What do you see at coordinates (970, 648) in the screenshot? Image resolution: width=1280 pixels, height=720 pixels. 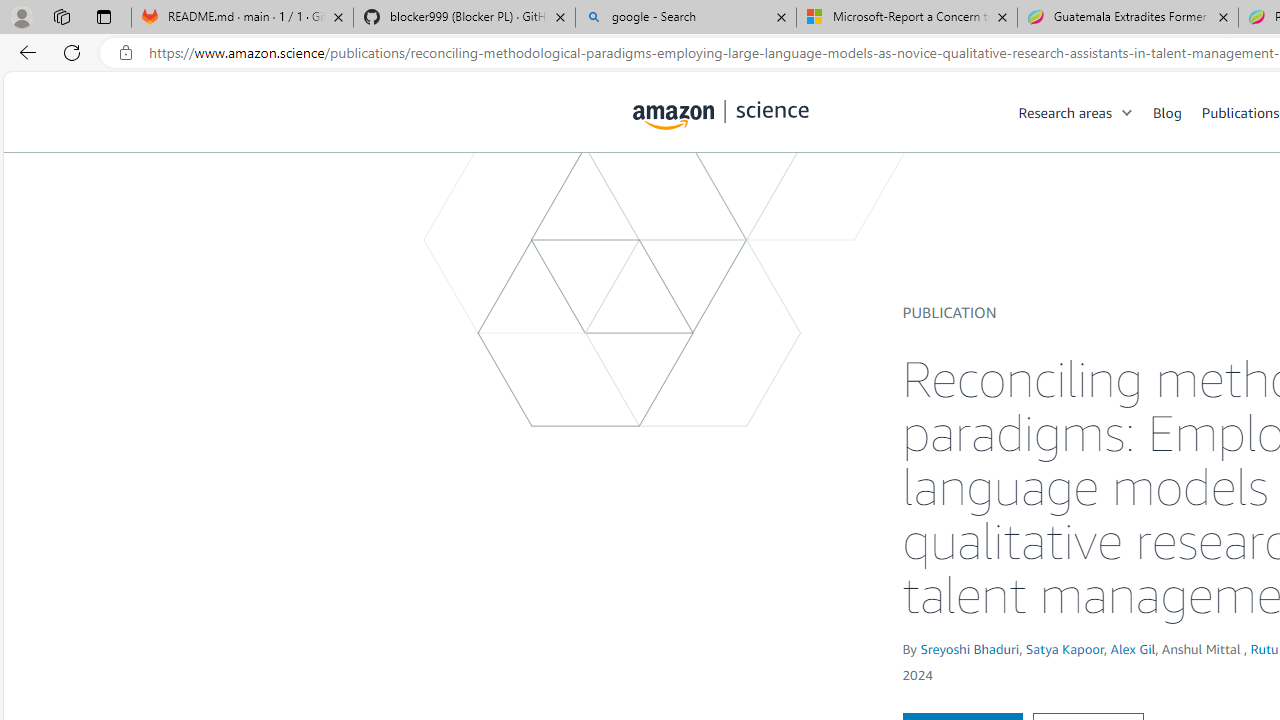 I see `'Sreyoshi Bhaduri'` at bounding box center [970, 648].